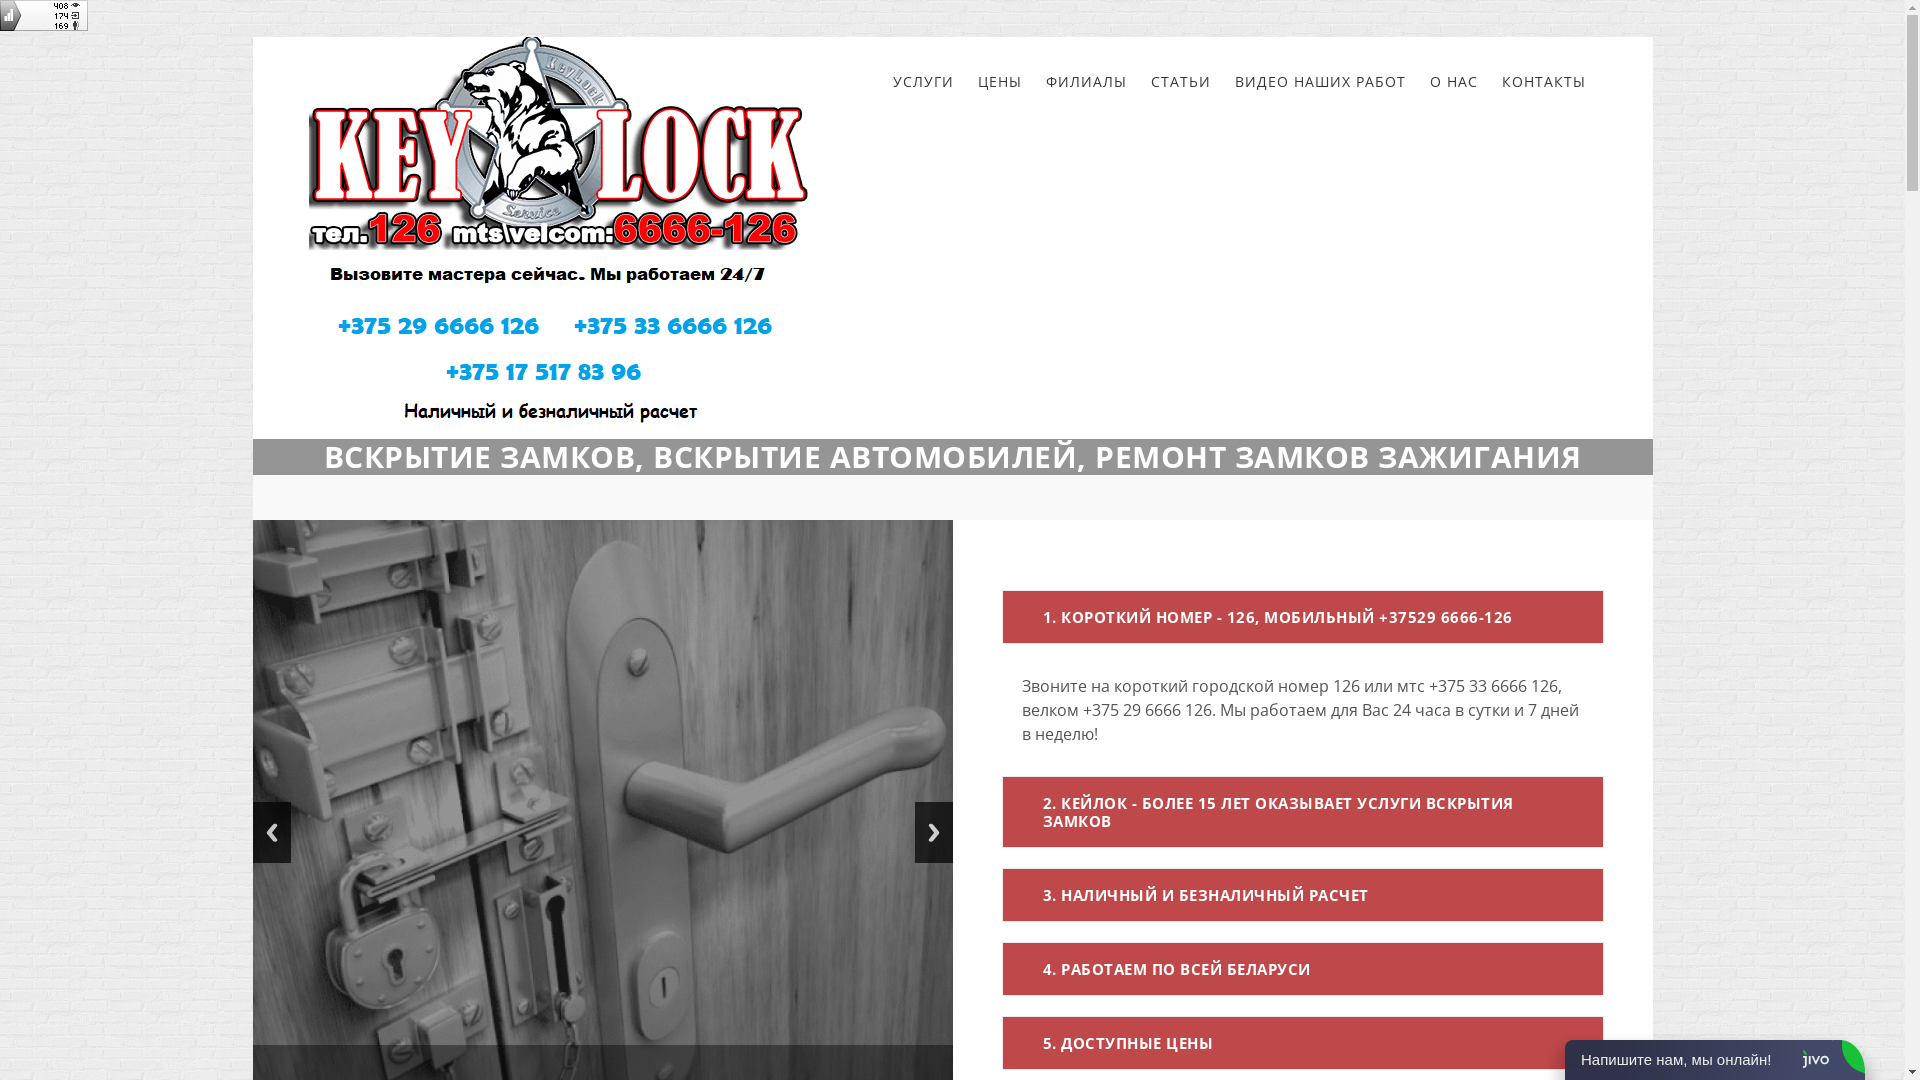 Image resolution: width=1920 pixels, height=1080 pixels. I want to click on 'Previous', so click(251, 832).